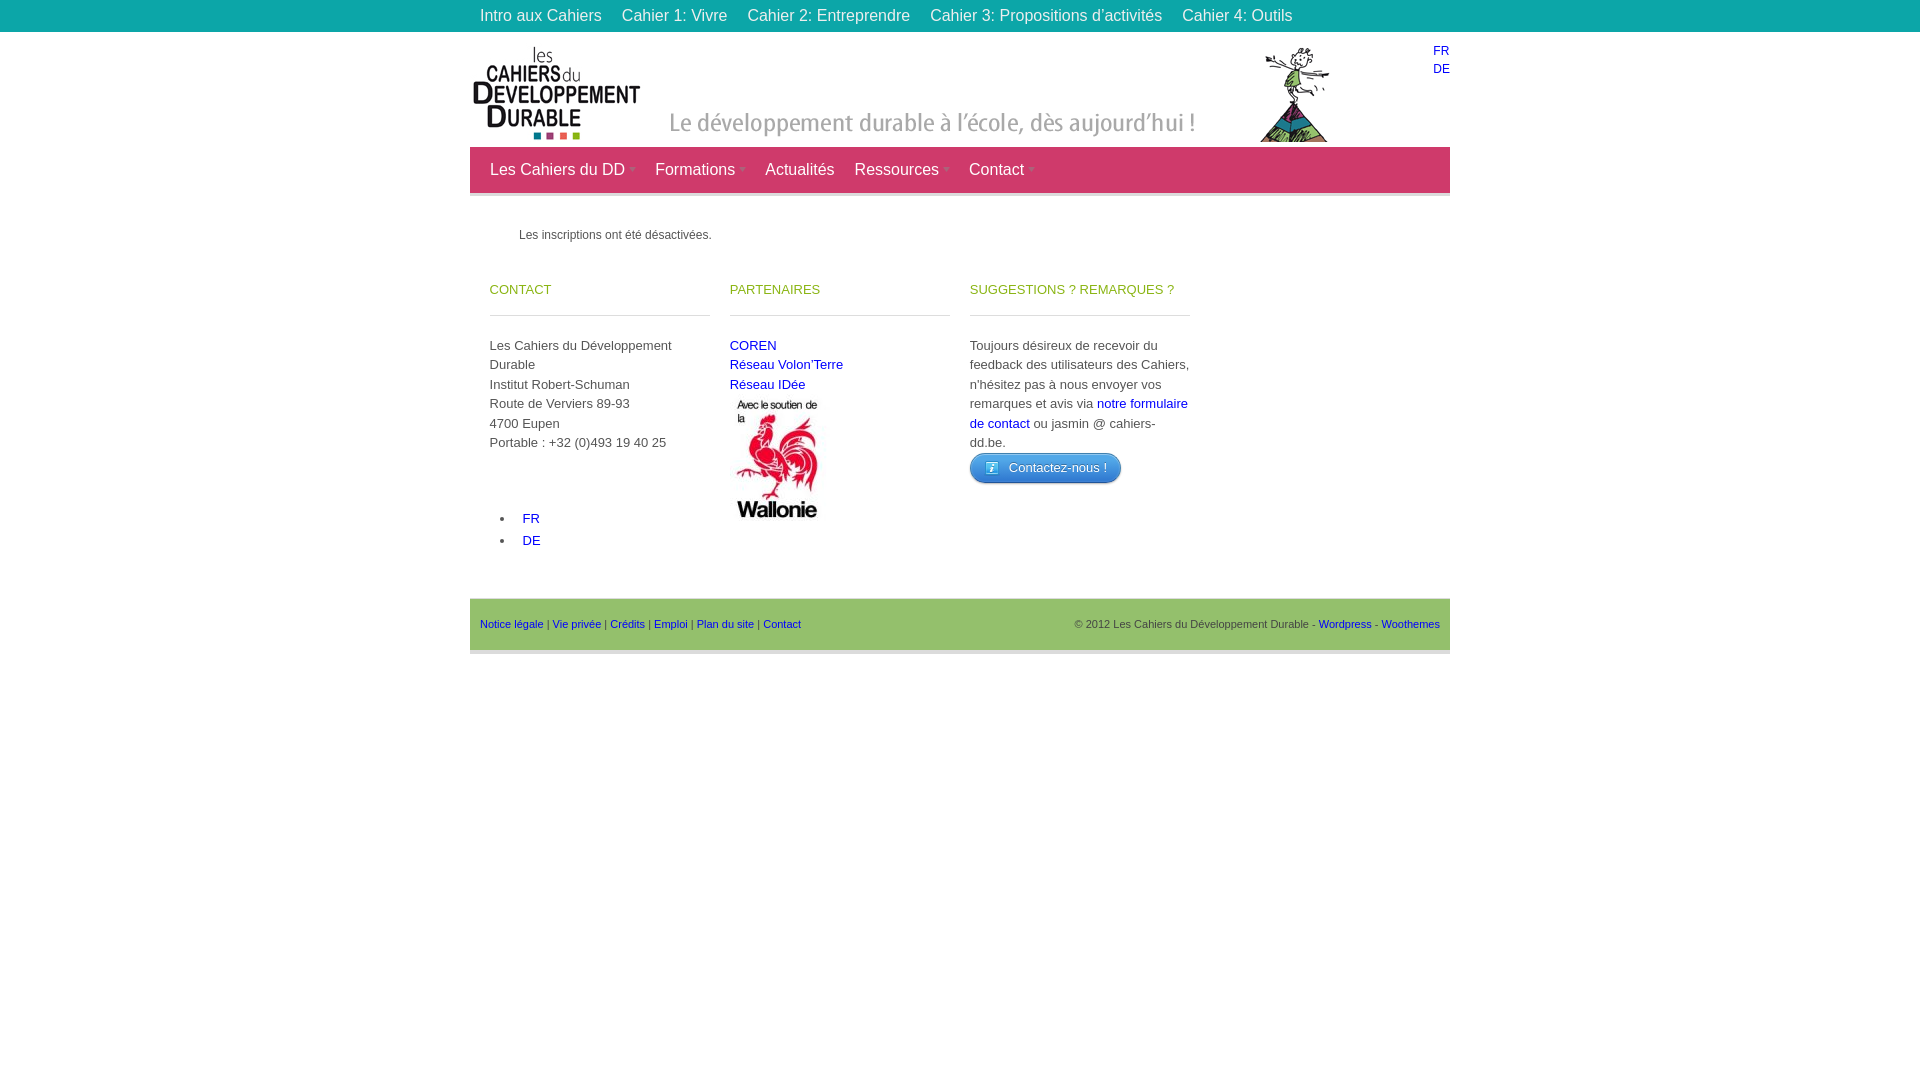 This screenshot has height=1080, width=1920. I want to click on 'FR', so click(1440, 49).